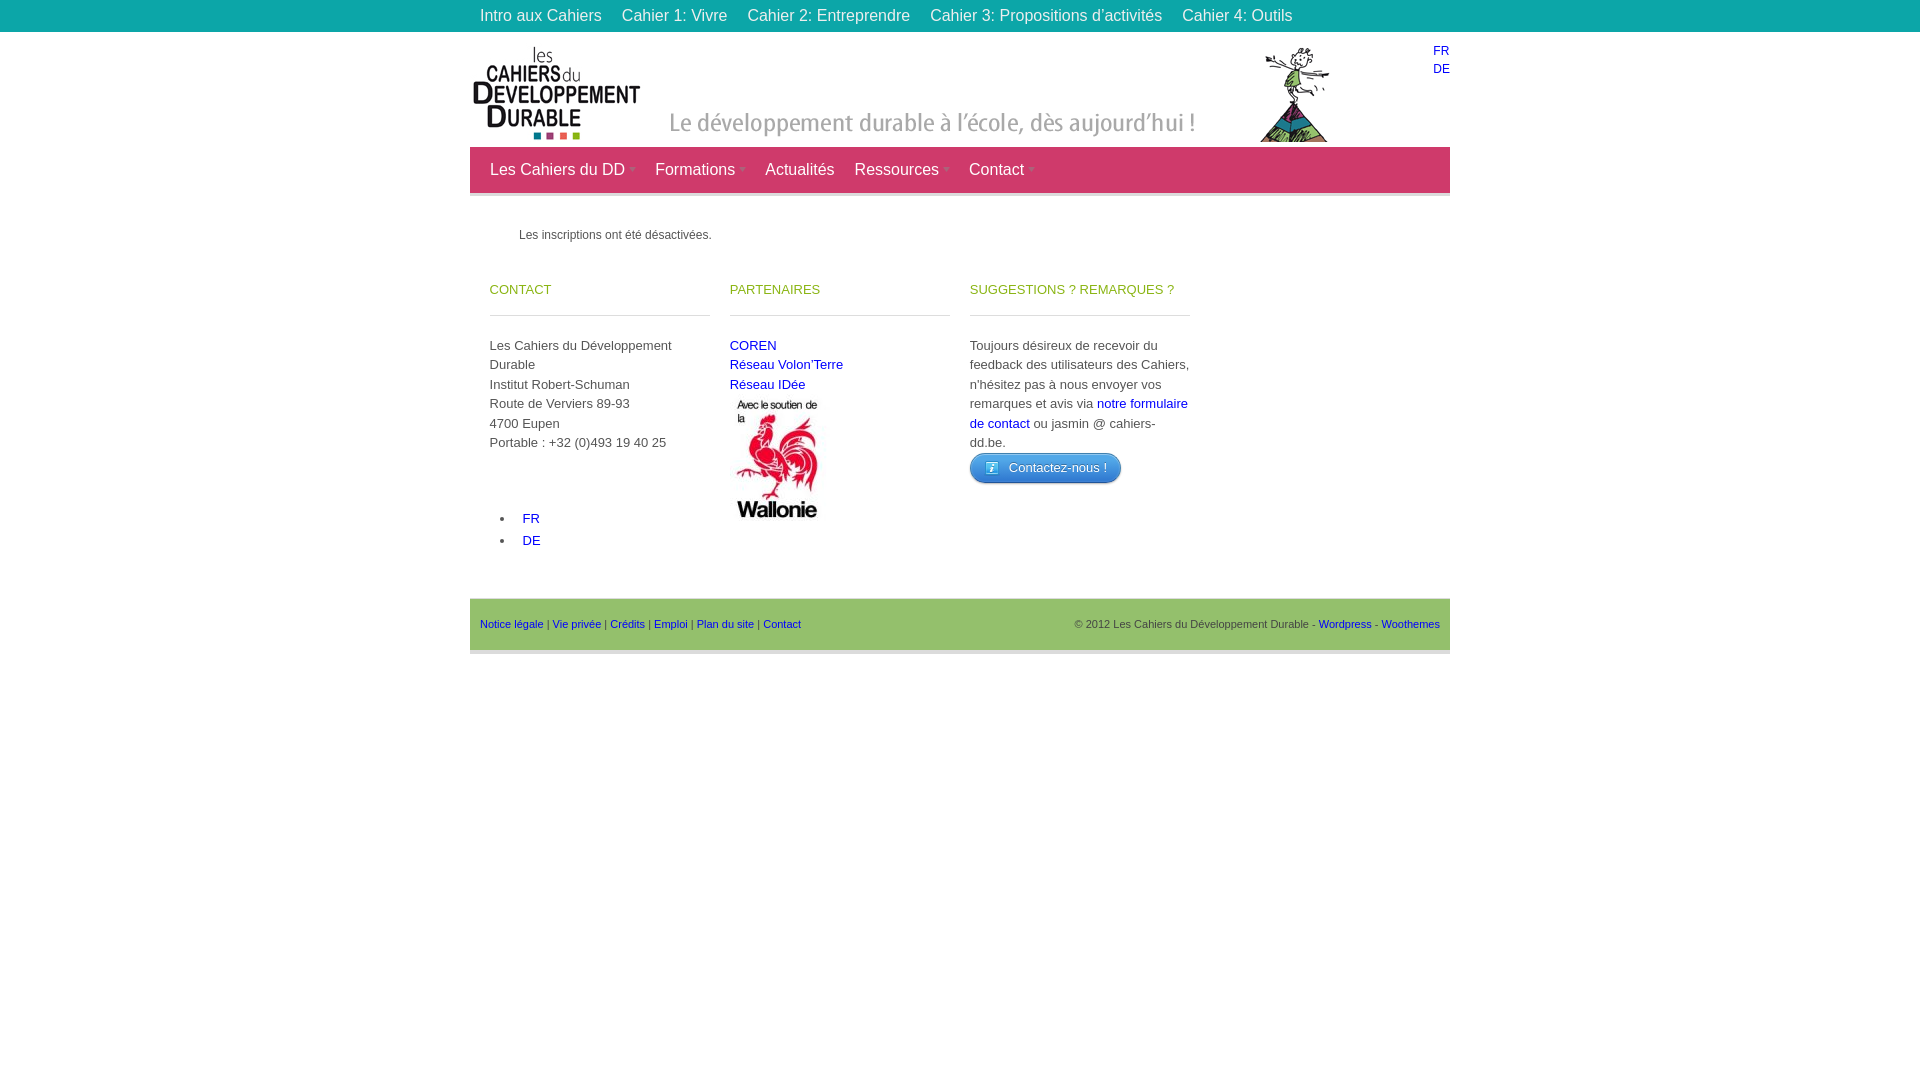 This screenshot has height=1080, width=1920. I want to click on 'FR', so click(1440, 49).